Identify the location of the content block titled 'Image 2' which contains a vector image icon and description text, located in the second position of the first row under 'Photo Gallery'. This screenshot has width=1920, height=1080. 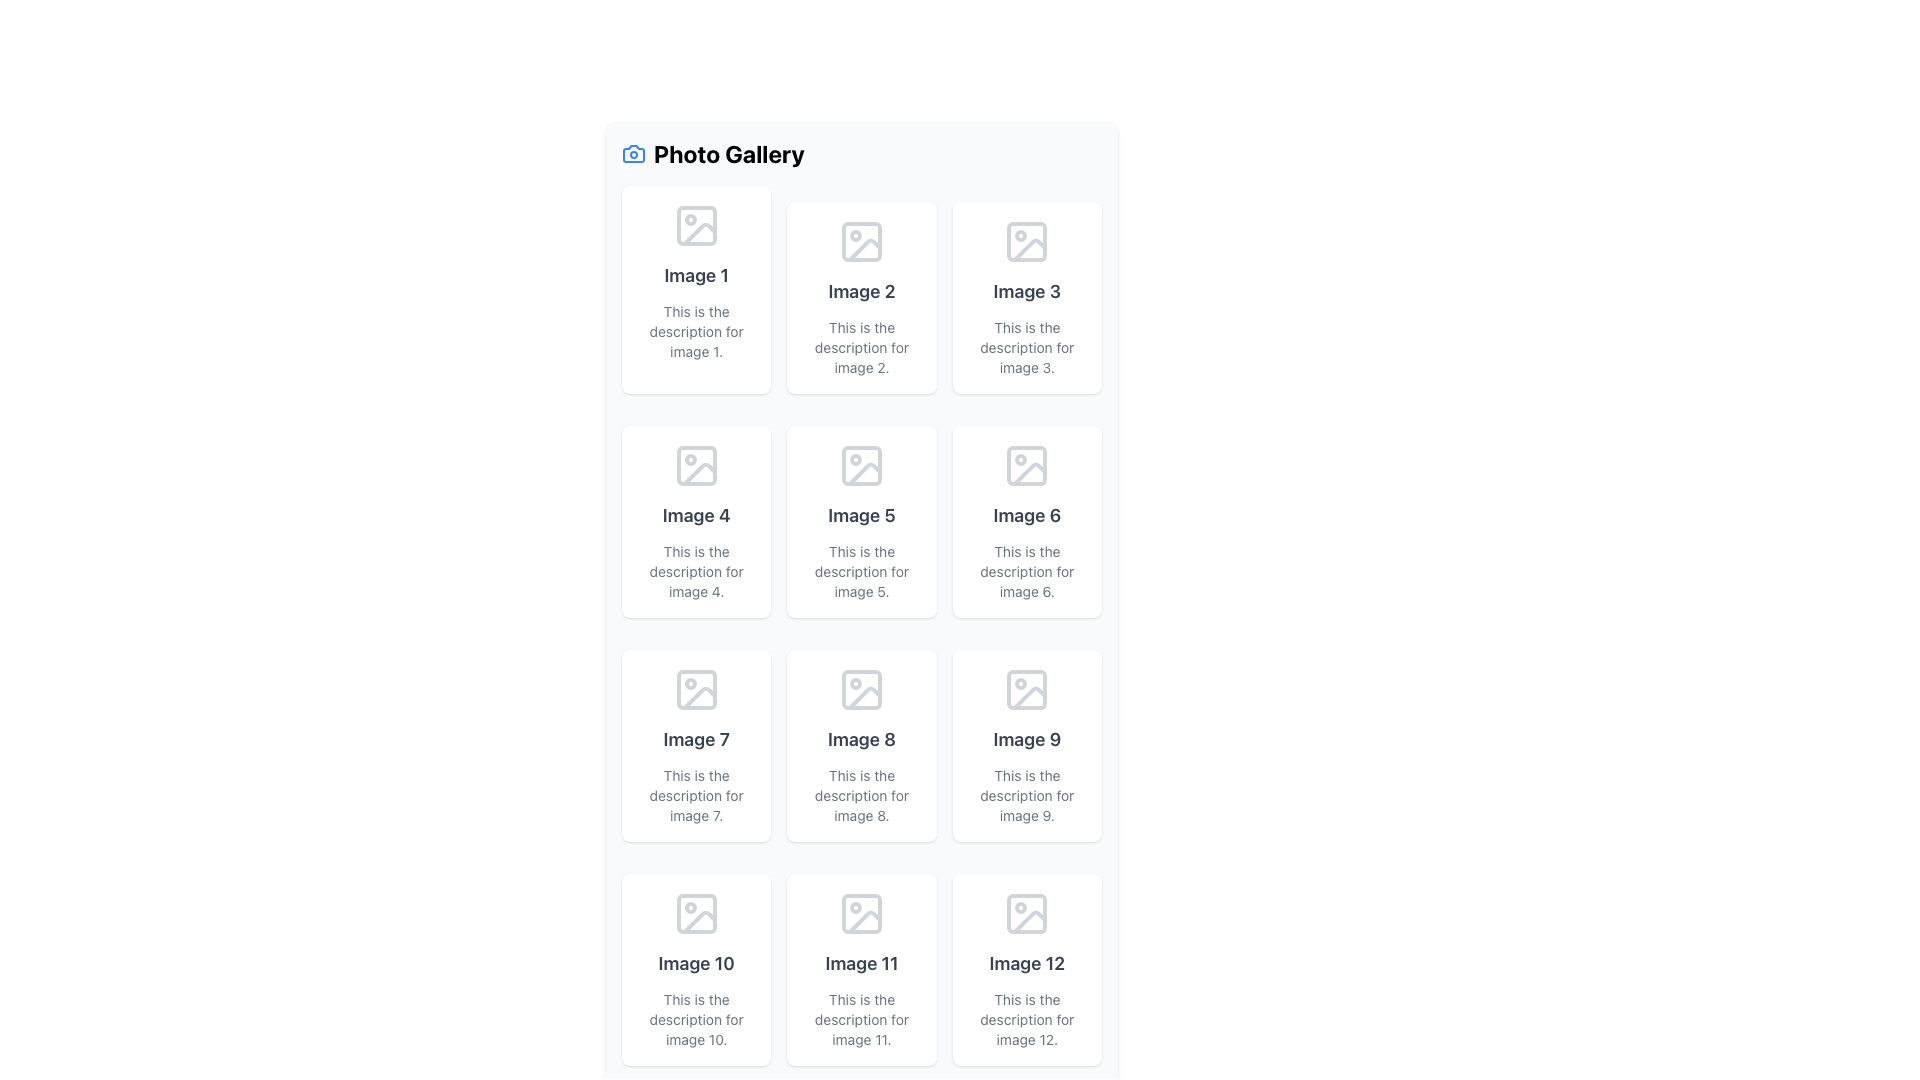
(862, 297).